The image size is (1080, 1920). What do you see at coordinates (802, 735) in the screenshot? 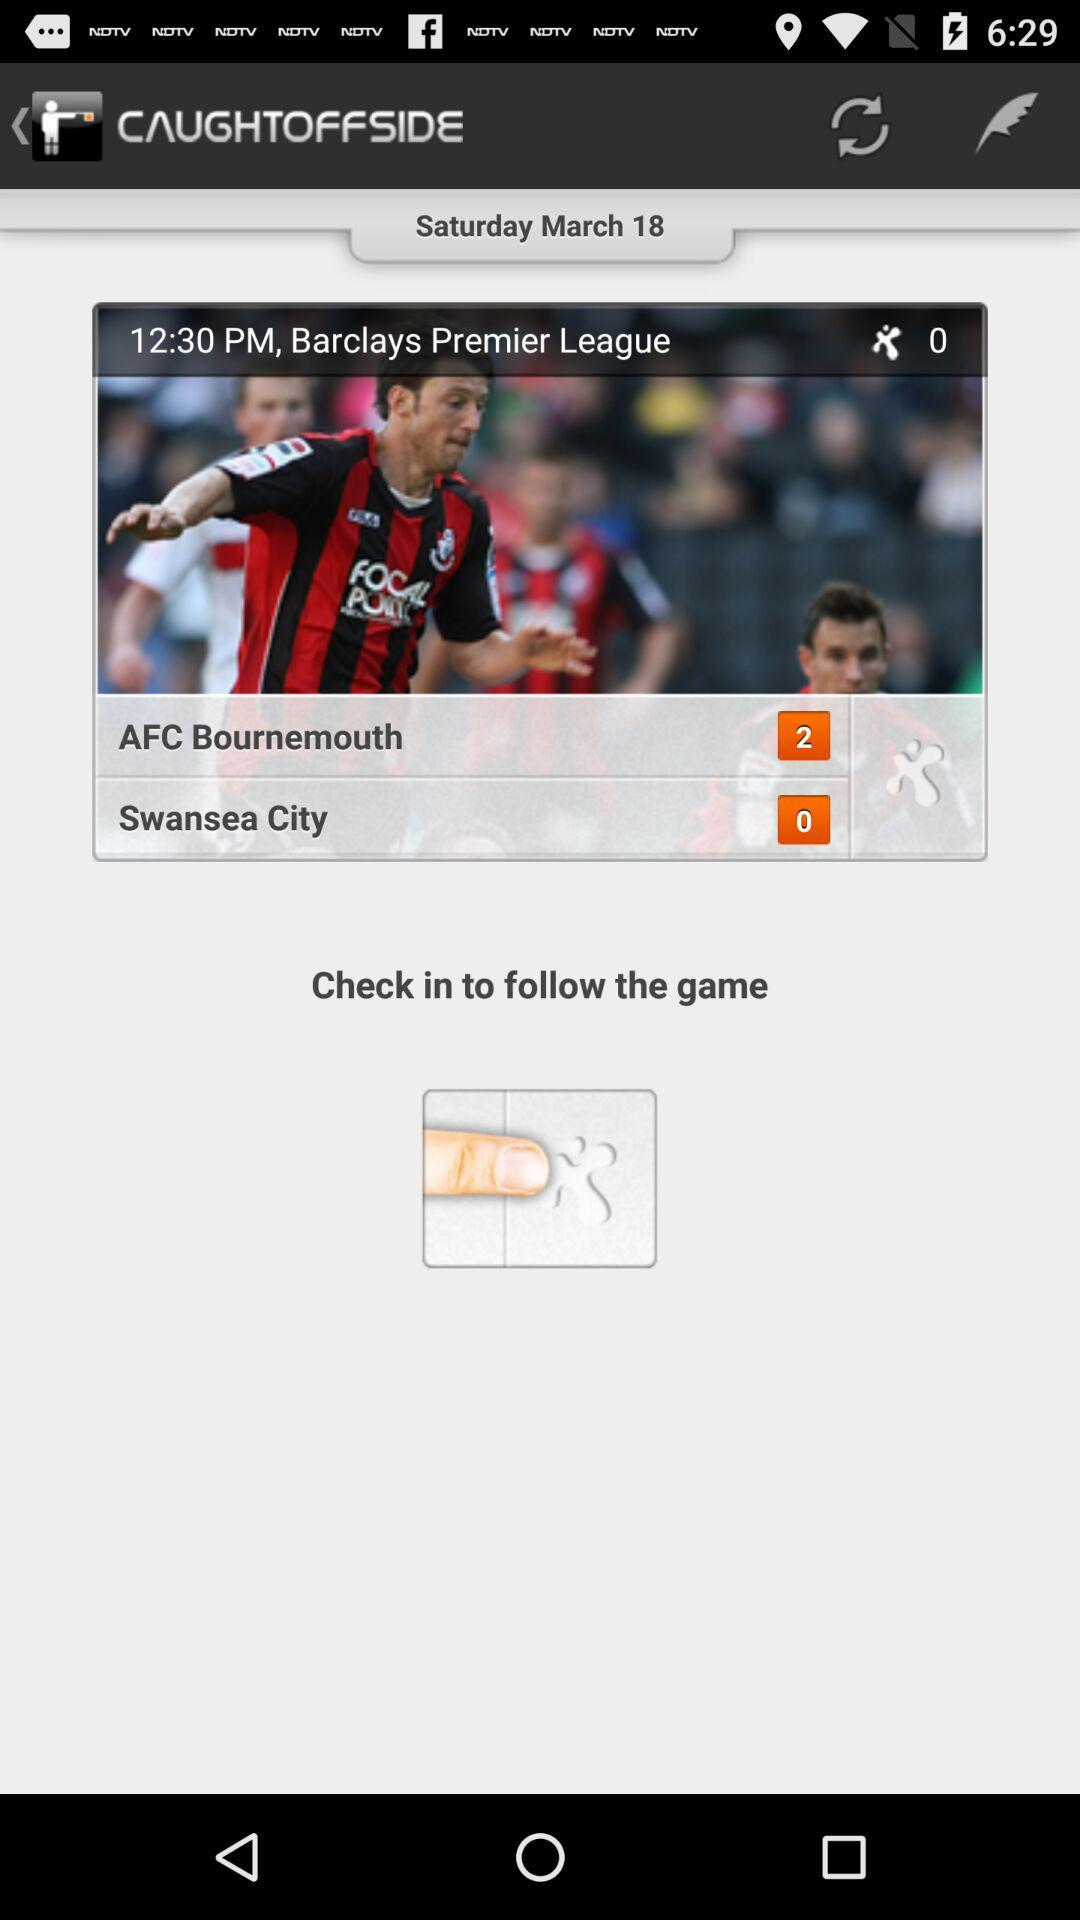
I see `app below the 12 30 pm icon` at bounding box center [802, 735].